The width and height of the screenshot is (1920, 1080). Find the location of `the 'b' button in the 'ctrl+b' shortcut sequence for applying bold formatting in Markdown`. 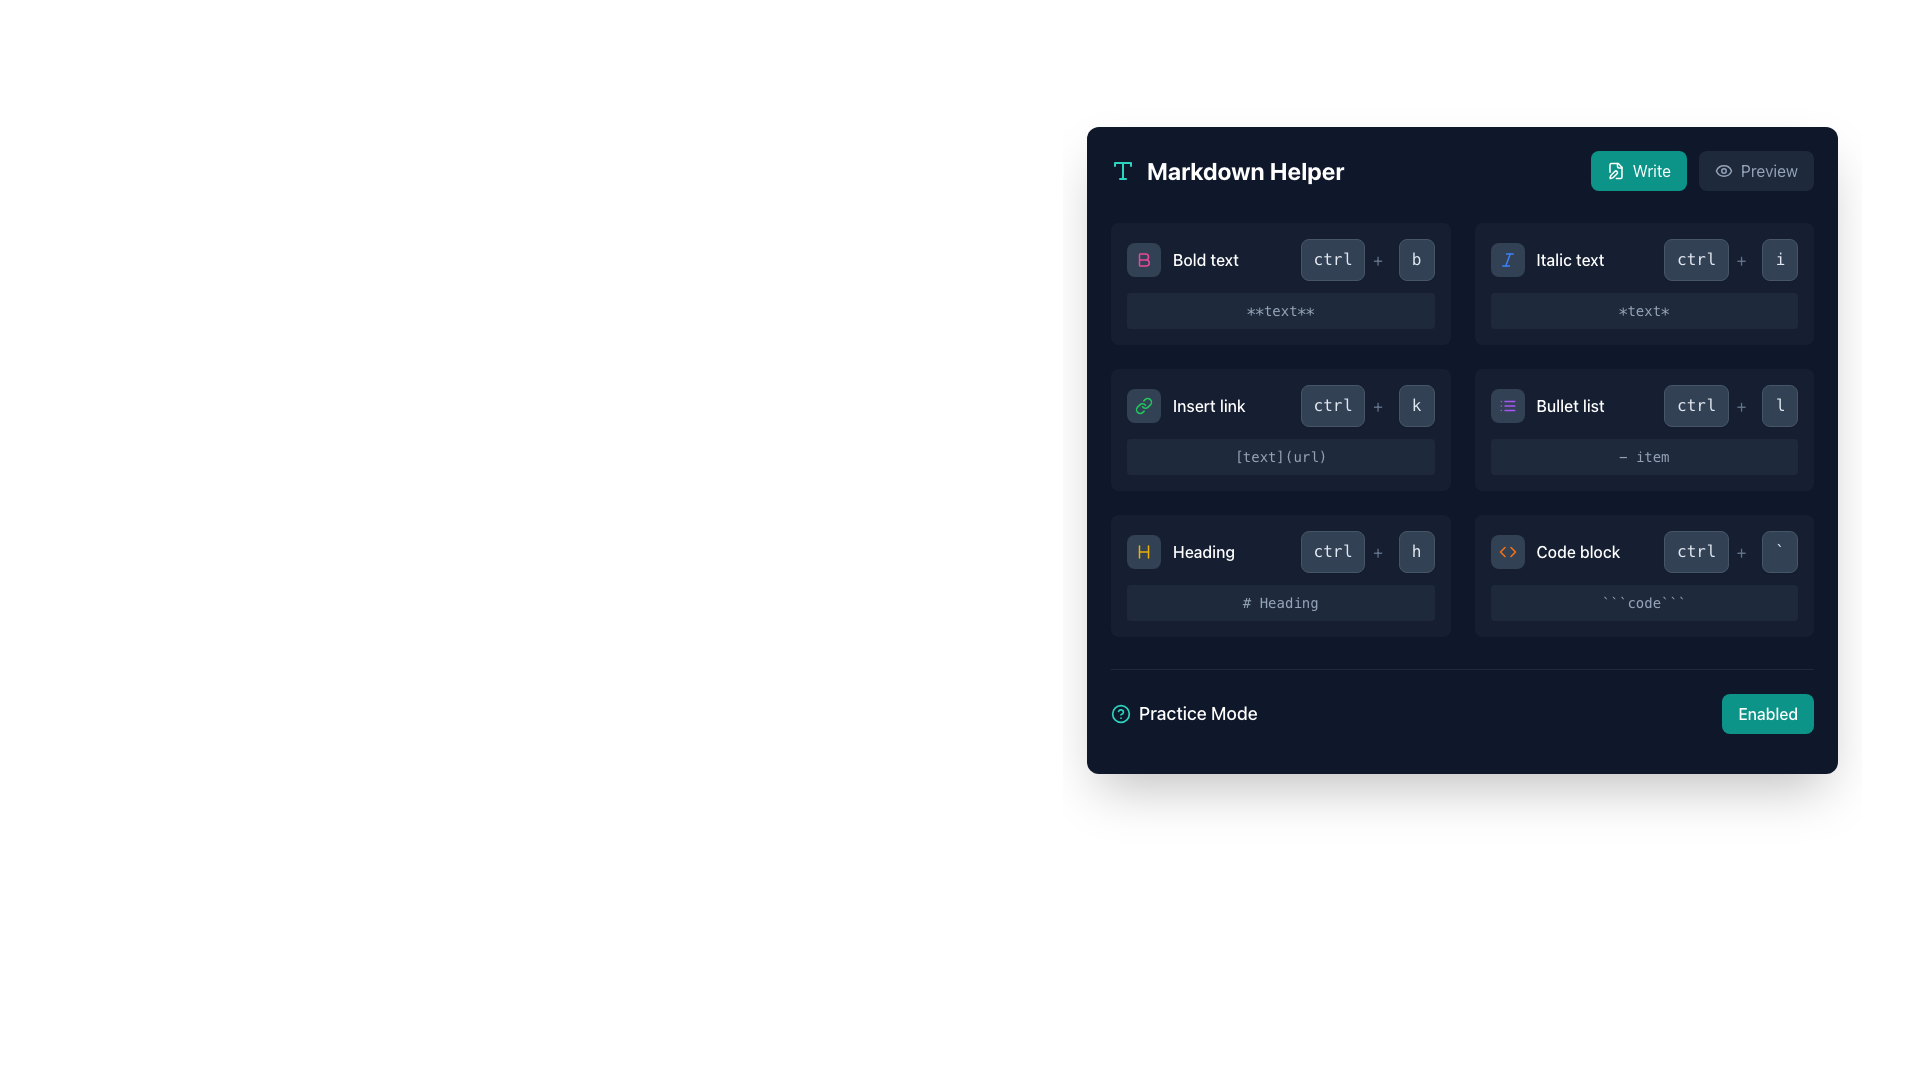

the 'b' button in the 'ctrl+b' shortcut sequence for applying bold formatting in Markdown is located at coordinates (1415, 258).